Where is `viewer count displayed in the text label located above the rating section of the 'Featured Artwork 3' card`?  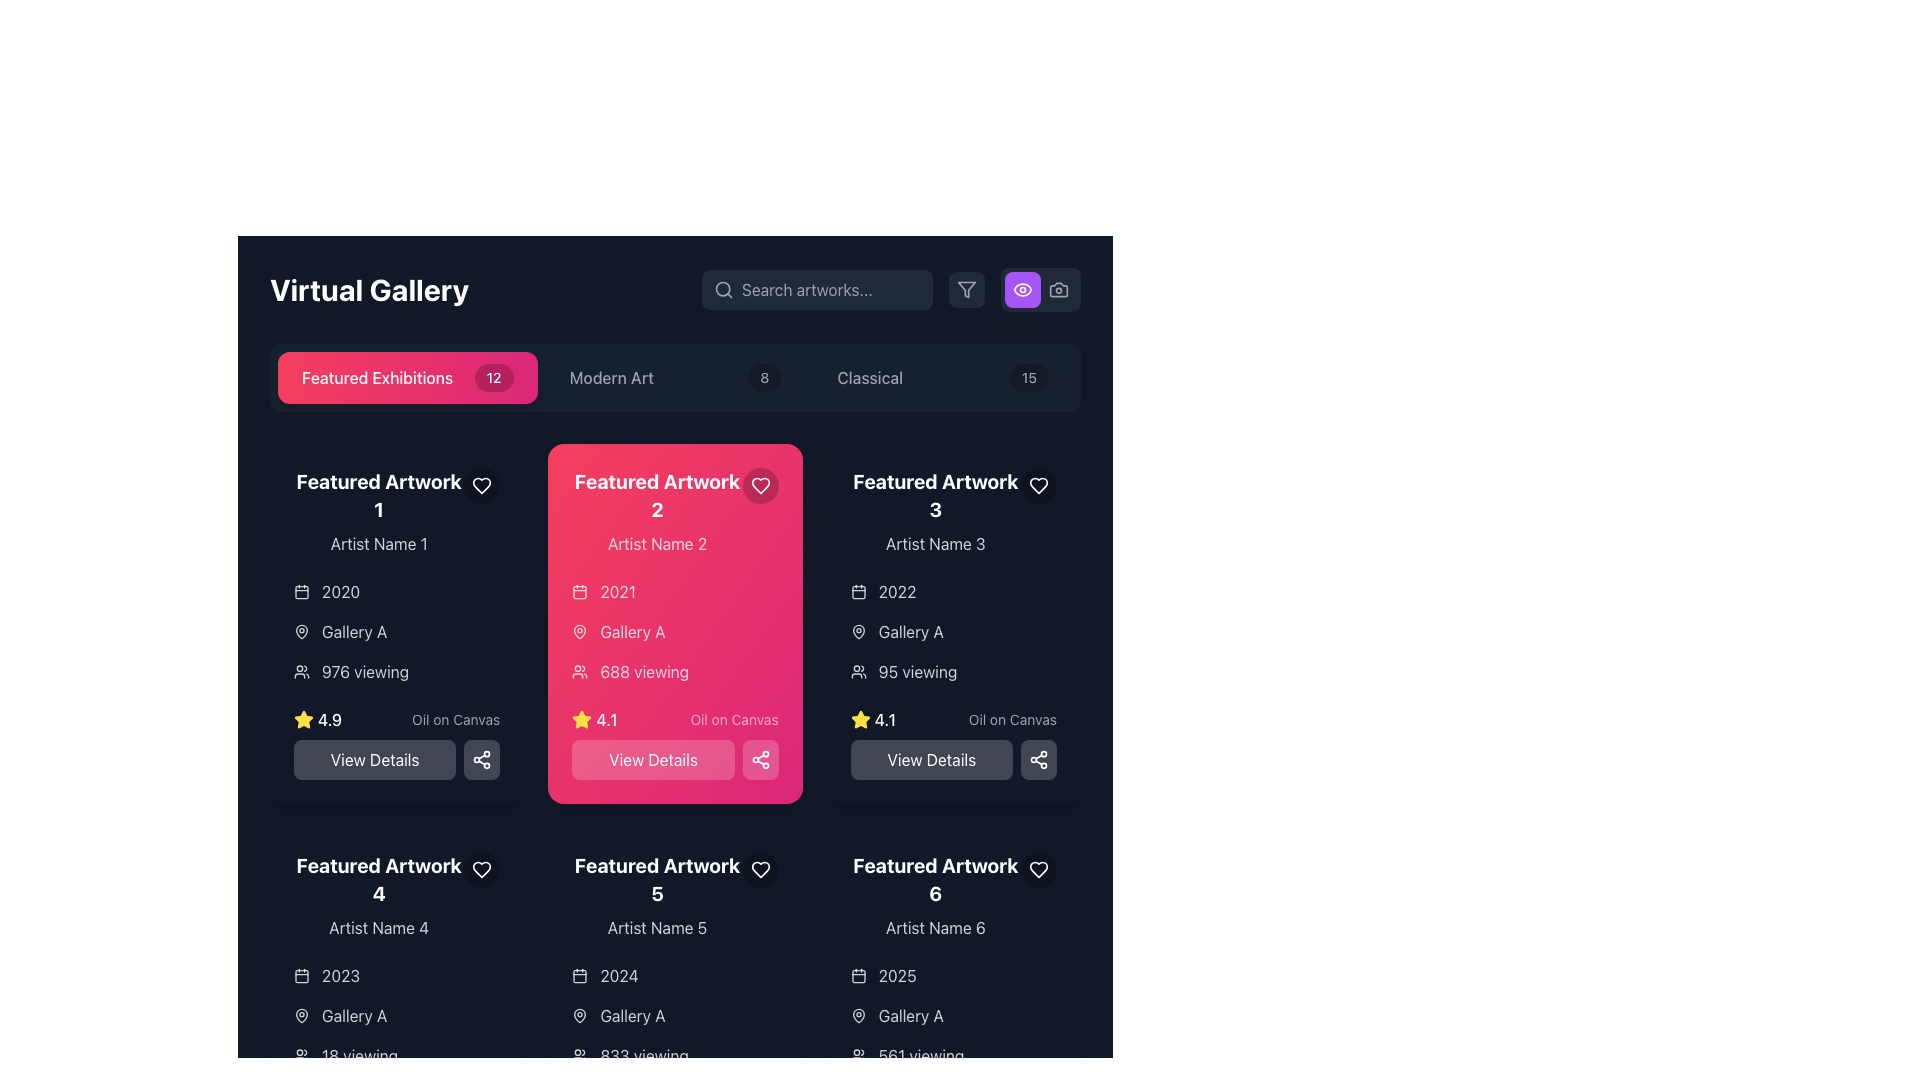 viewer count displayed in the text label located above the rating section of the 'Featured Artwork 3' card is located at coordinates (916, 671).